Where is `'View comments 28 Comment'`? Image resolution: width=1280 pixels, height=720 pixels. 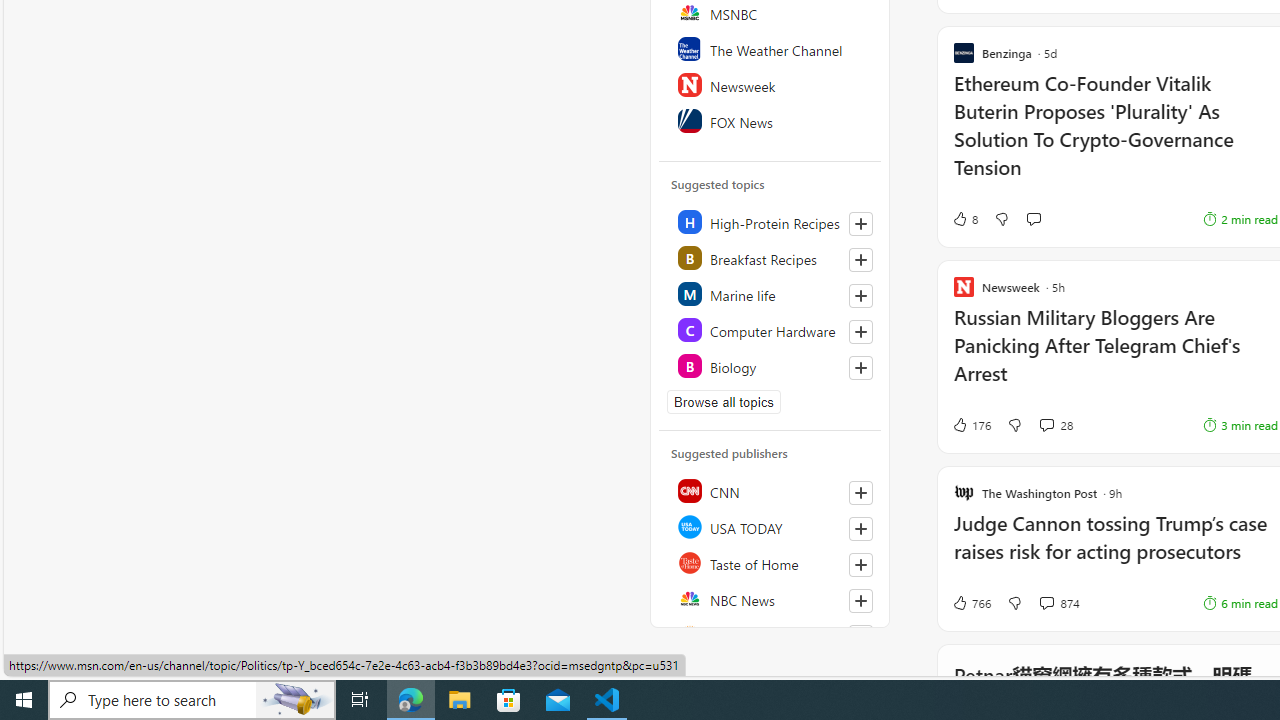 'View comments 28 Comment' is located at coordinates (1055, 424).